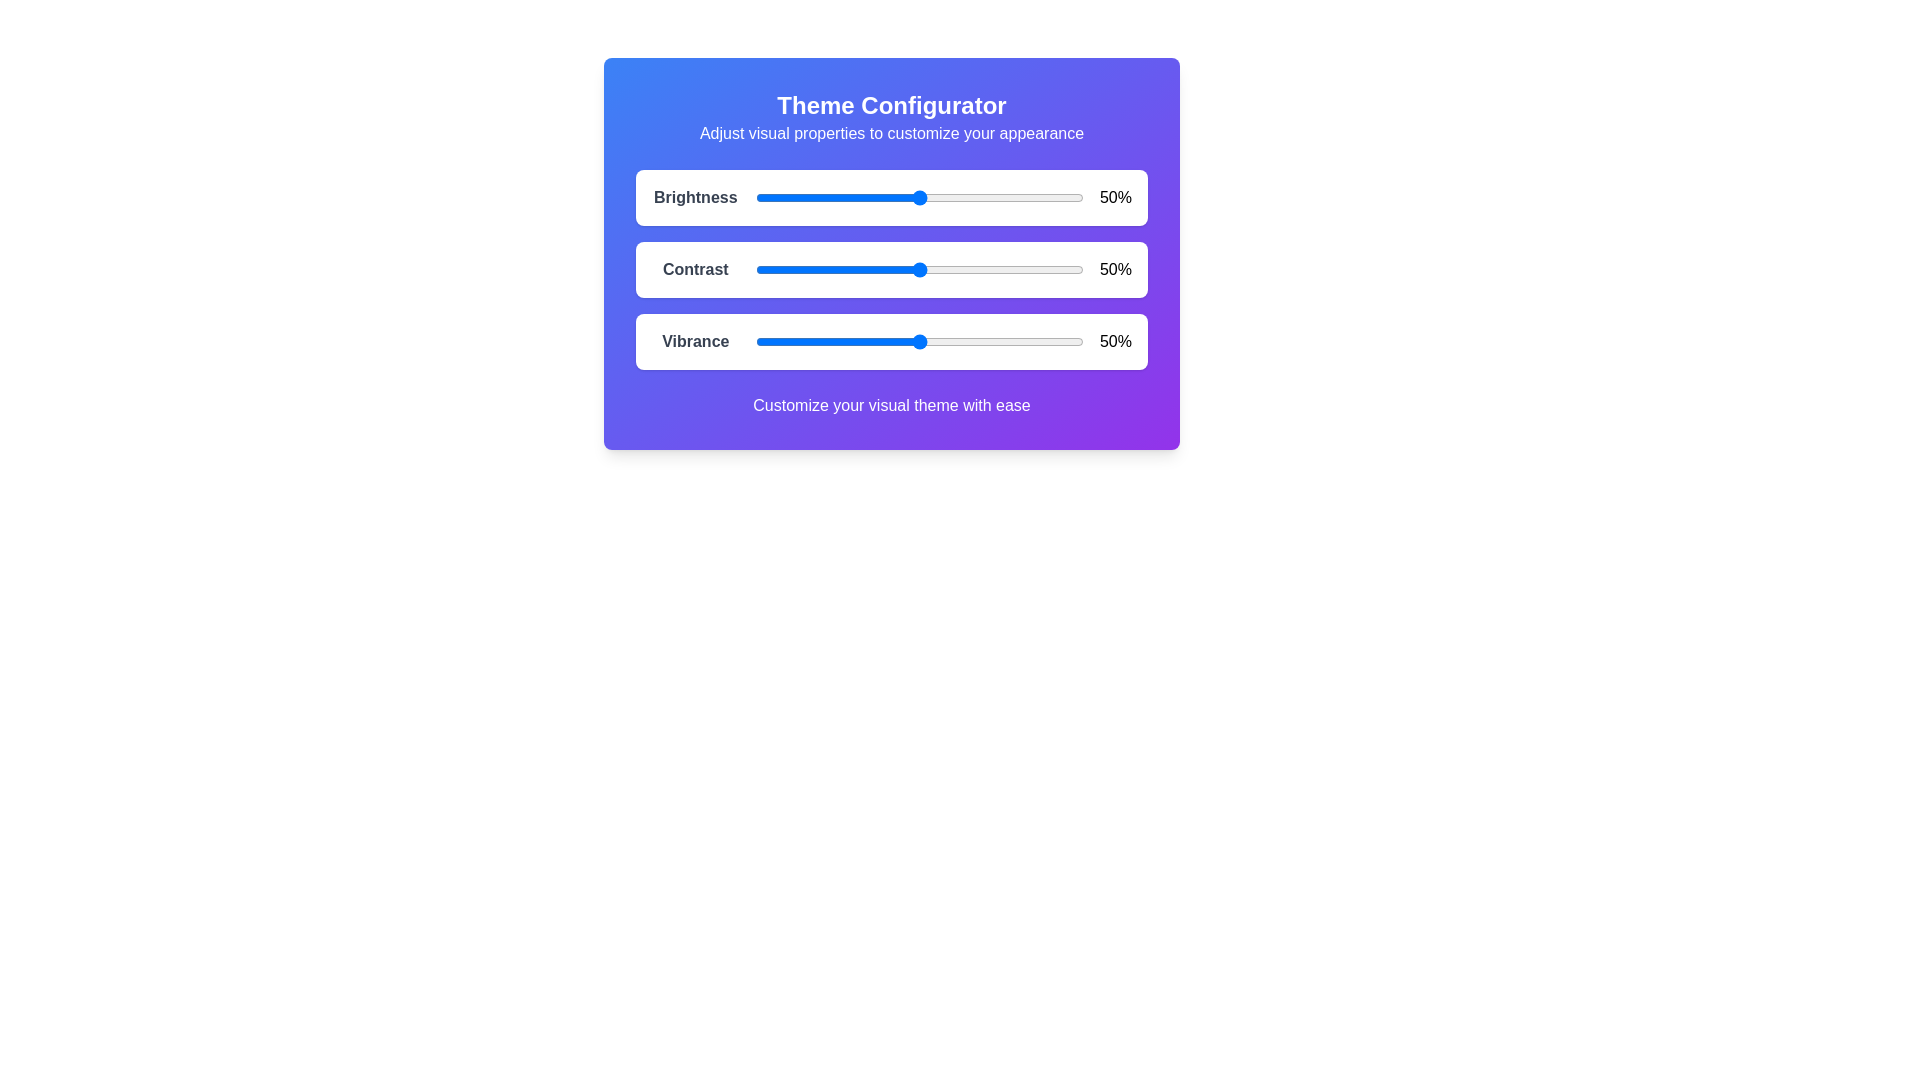 This screenshot has width=1920, height=1080. I want to click on the vibrance slider to 40%, so click(885, 341).